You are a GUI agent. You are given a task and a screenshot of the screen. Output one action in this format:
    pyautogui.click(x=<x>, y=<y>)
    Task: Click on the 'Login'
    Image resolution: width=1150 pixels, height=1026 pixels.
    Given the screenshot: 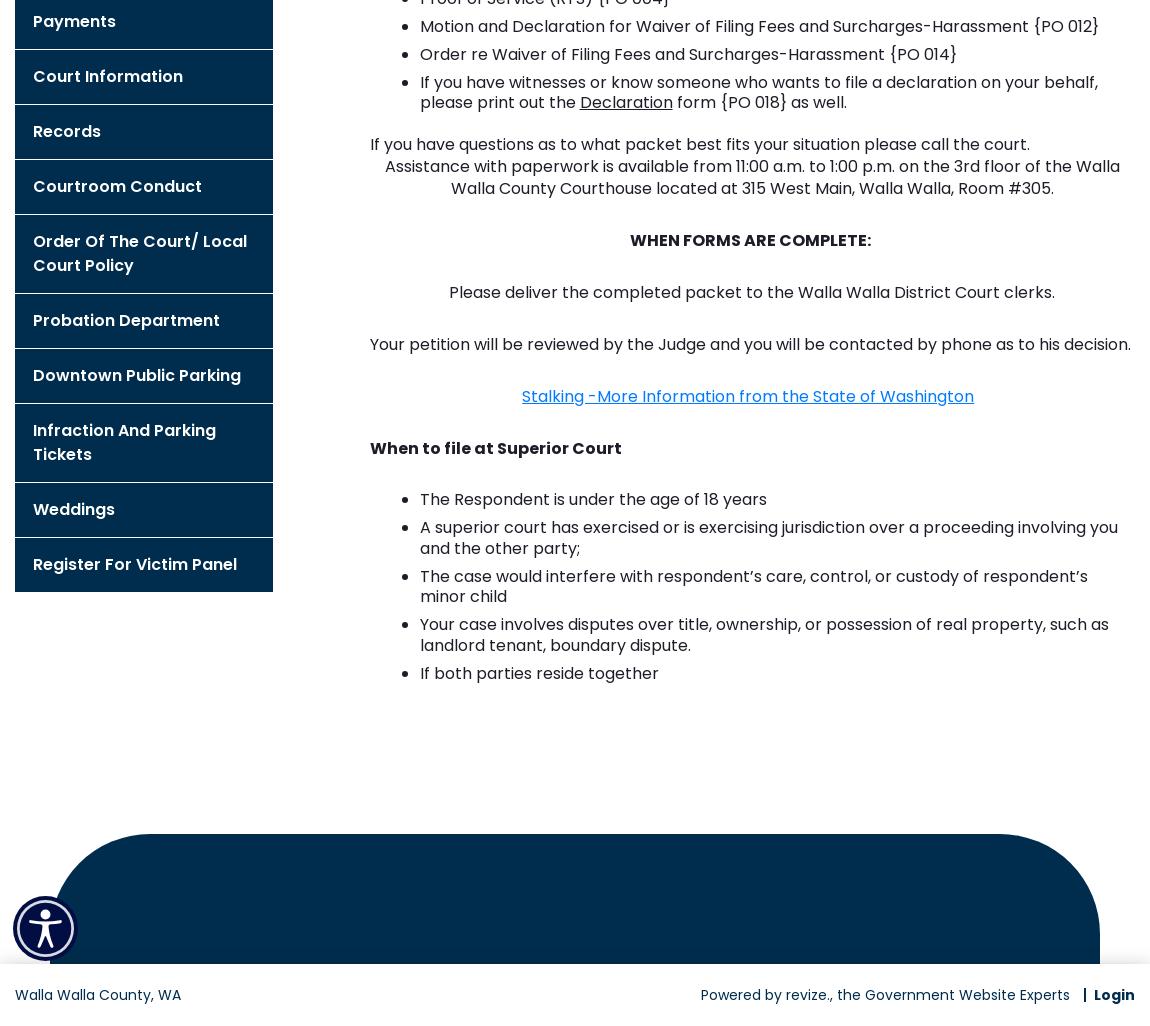 What is the action you would take?
    pyautogui.click(x=1114, y=992)
    